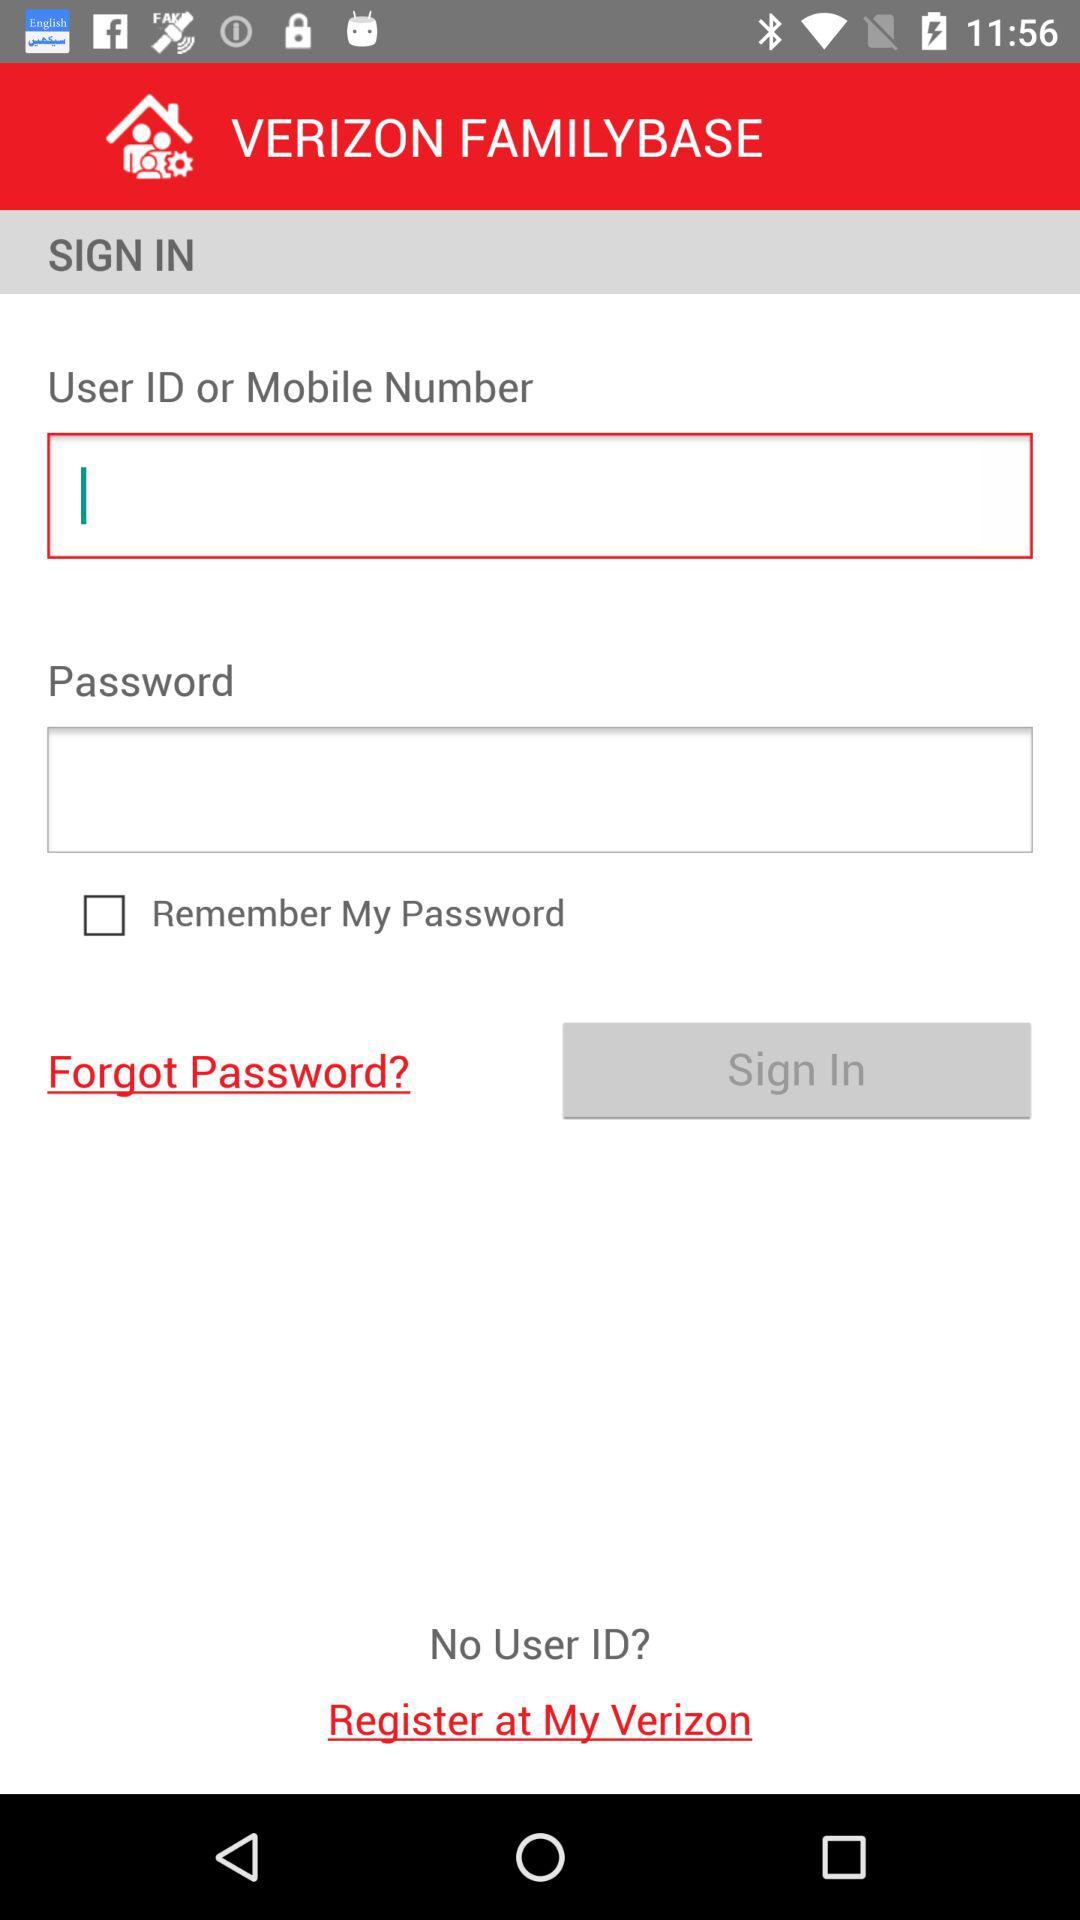 The height and width of the screenshot is (1920, 1080). I want to click on forgot password?, so click(283, 1068).